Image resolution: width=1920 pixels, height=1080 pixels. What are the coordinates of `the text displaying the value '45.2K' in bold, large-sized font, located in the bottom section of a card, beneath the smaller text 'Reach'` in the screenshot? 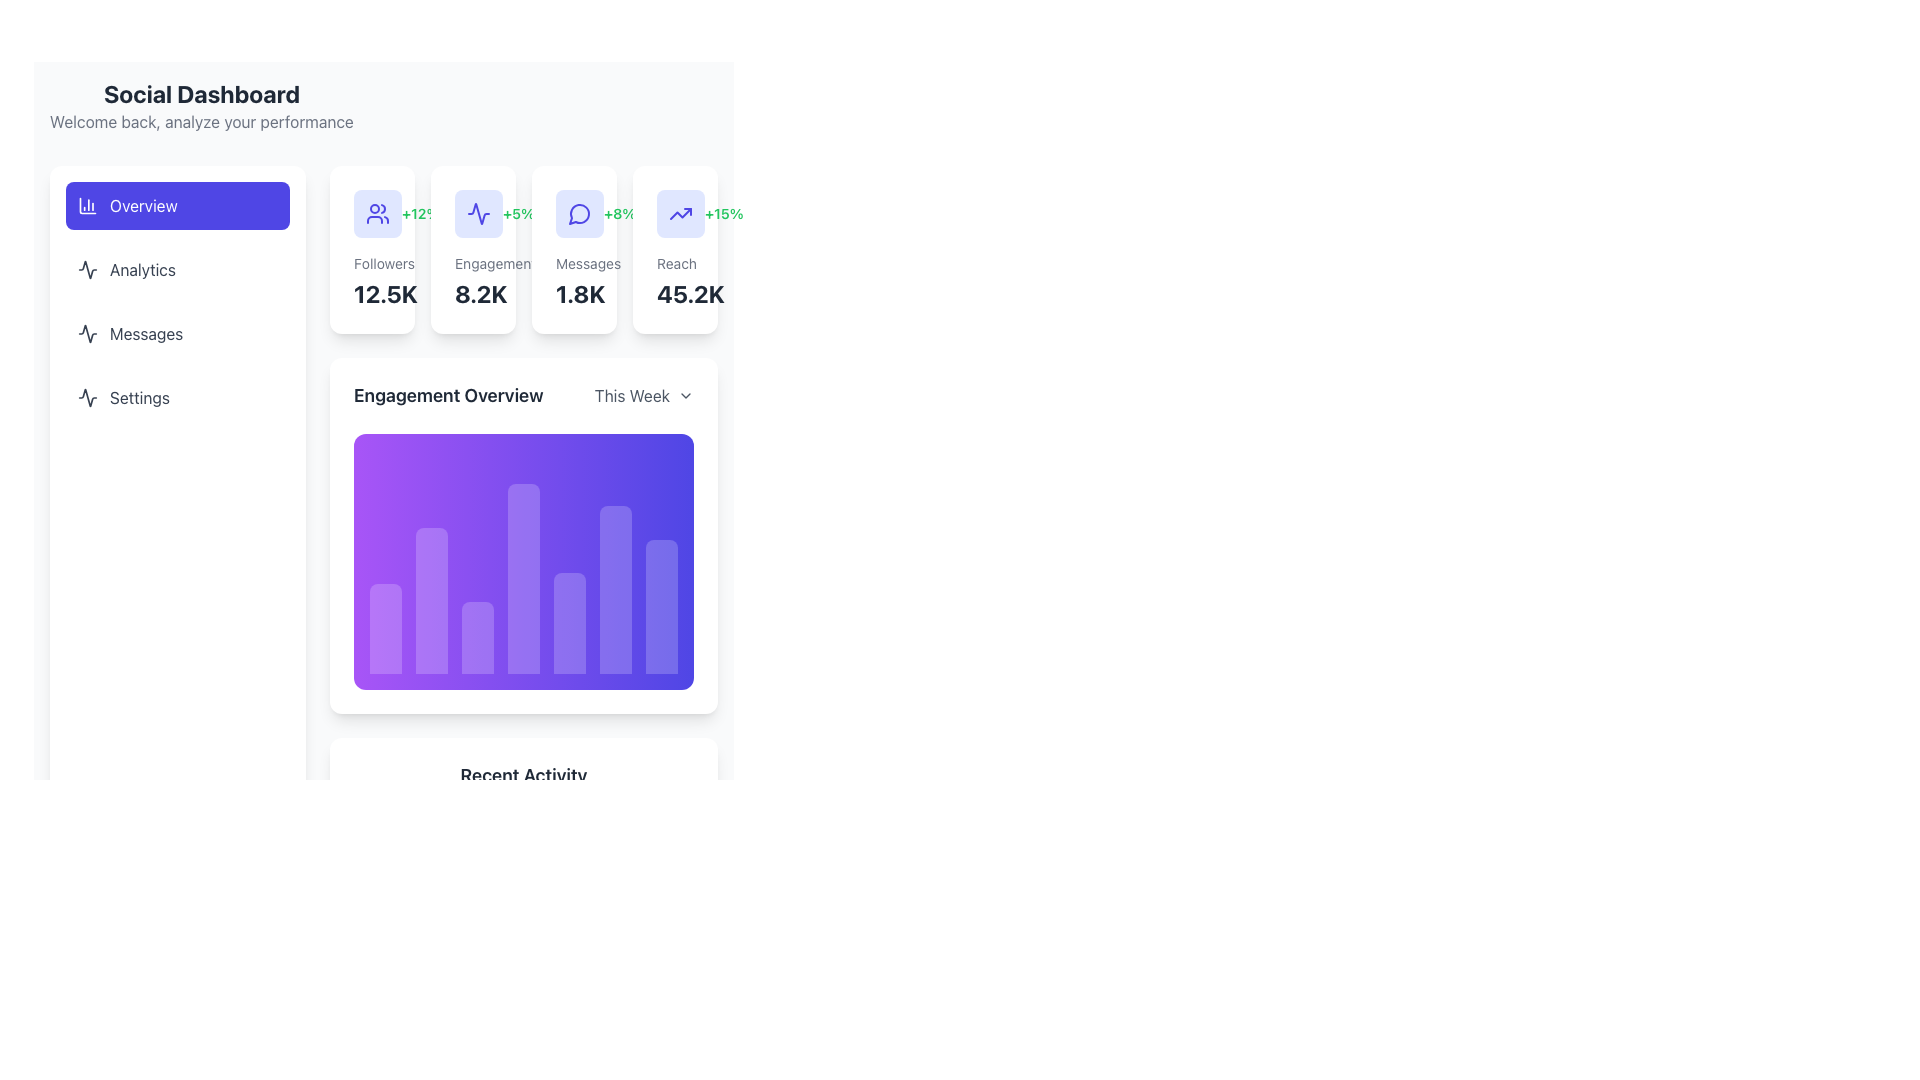 It's located at (675, 293).